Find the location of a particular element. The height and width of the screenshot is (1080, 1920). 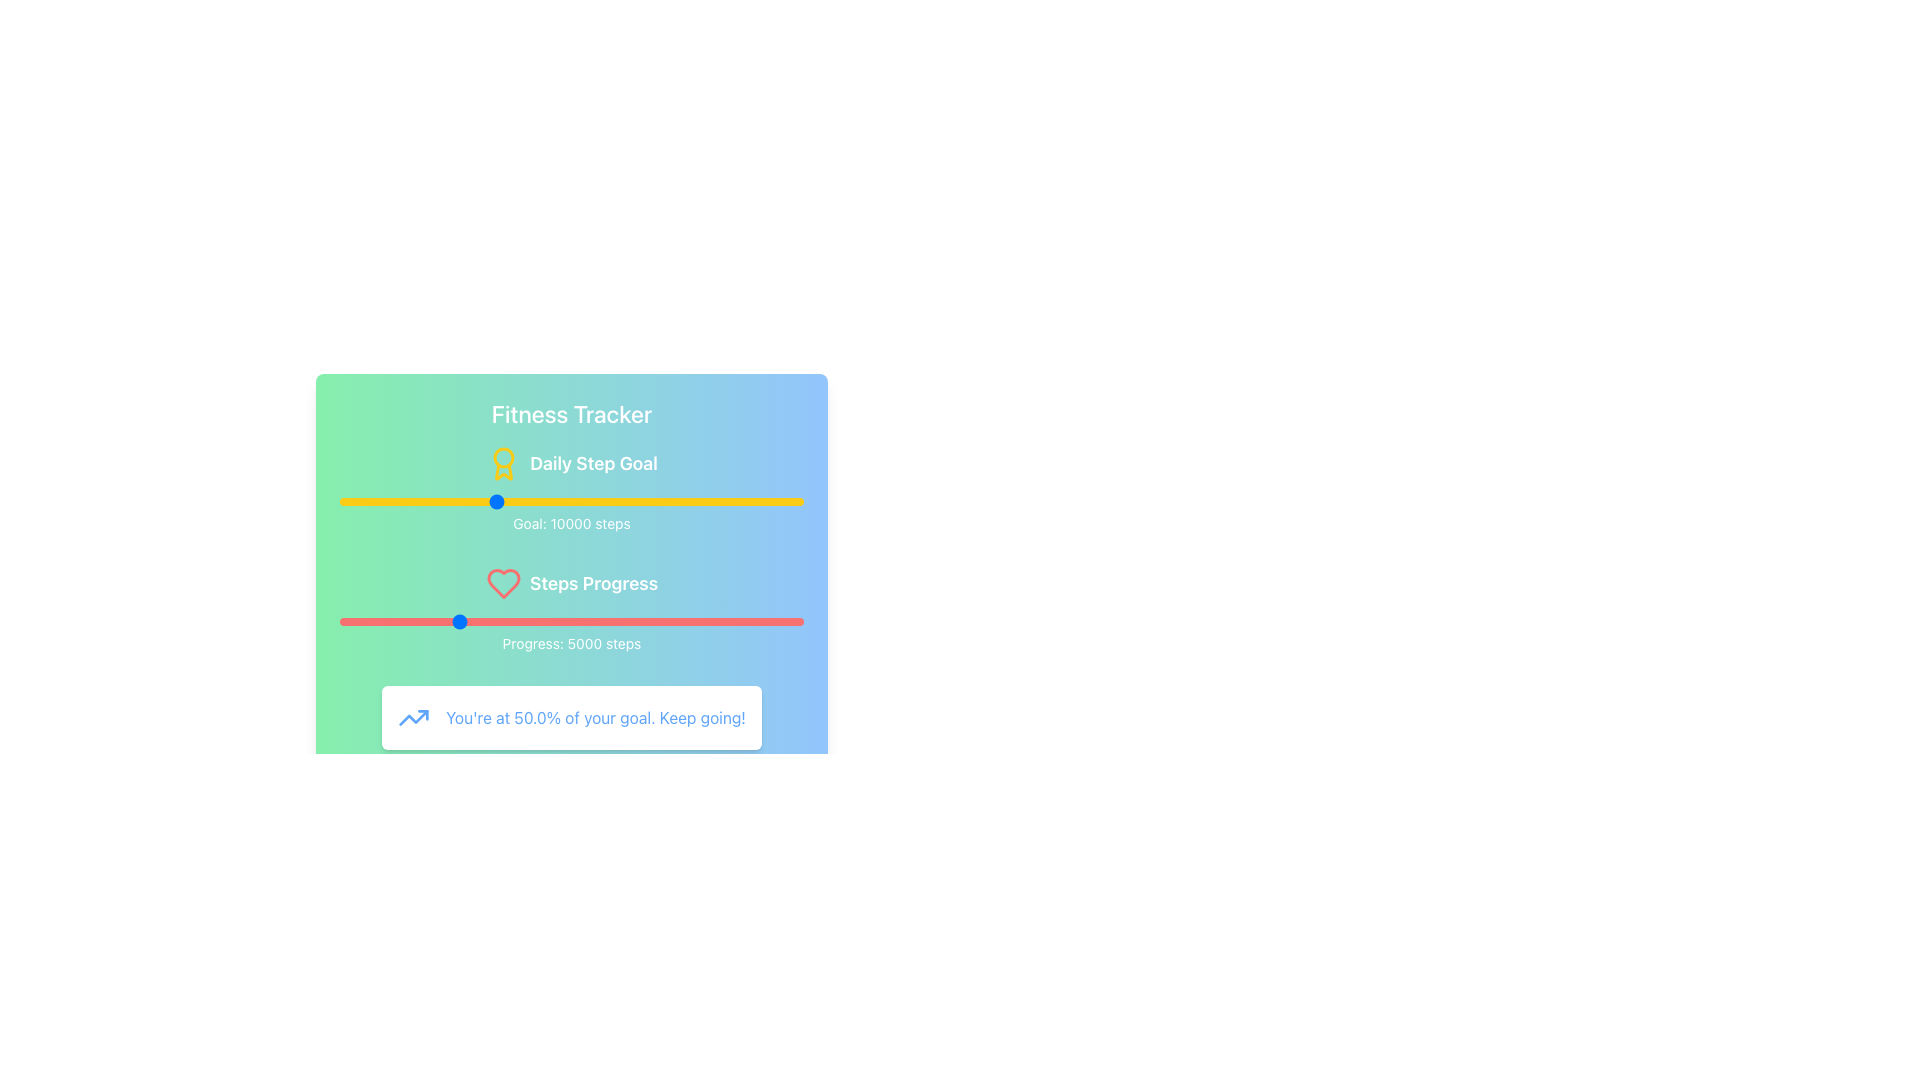

the daily step goal is located at coordinates (412, 500).